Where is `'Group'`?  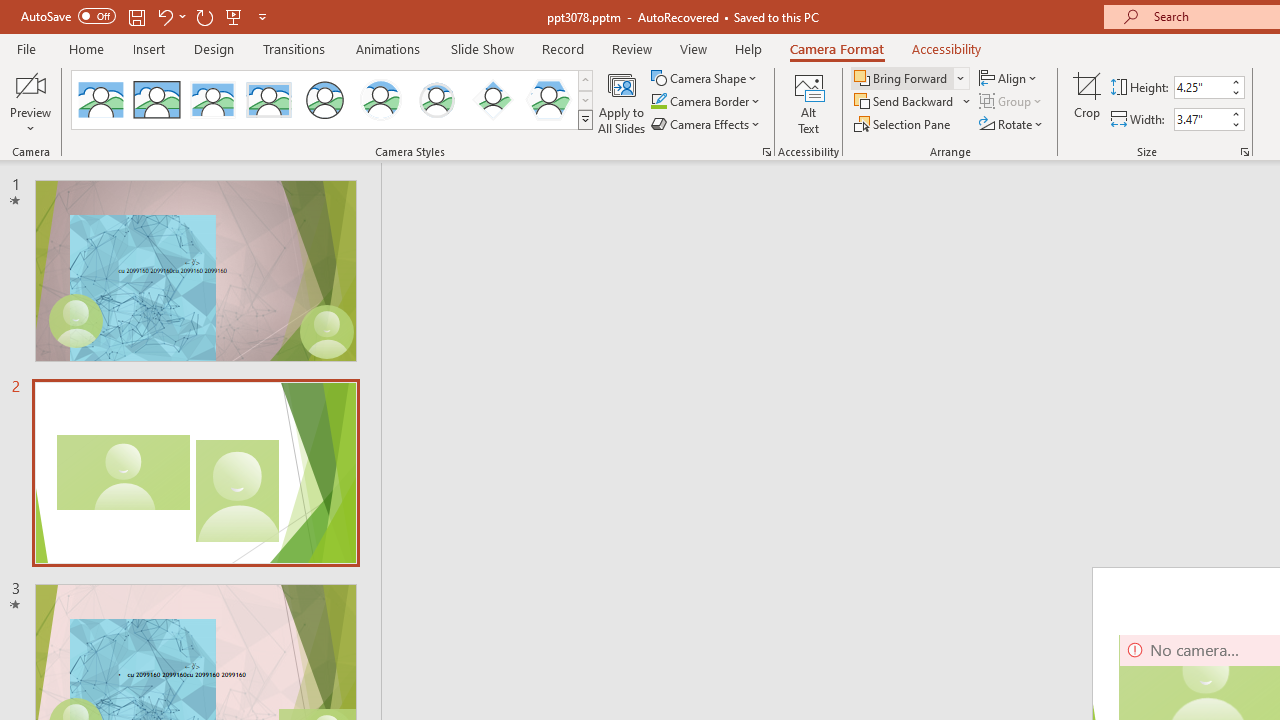
'Group' is located at coordinates (1012, 101).